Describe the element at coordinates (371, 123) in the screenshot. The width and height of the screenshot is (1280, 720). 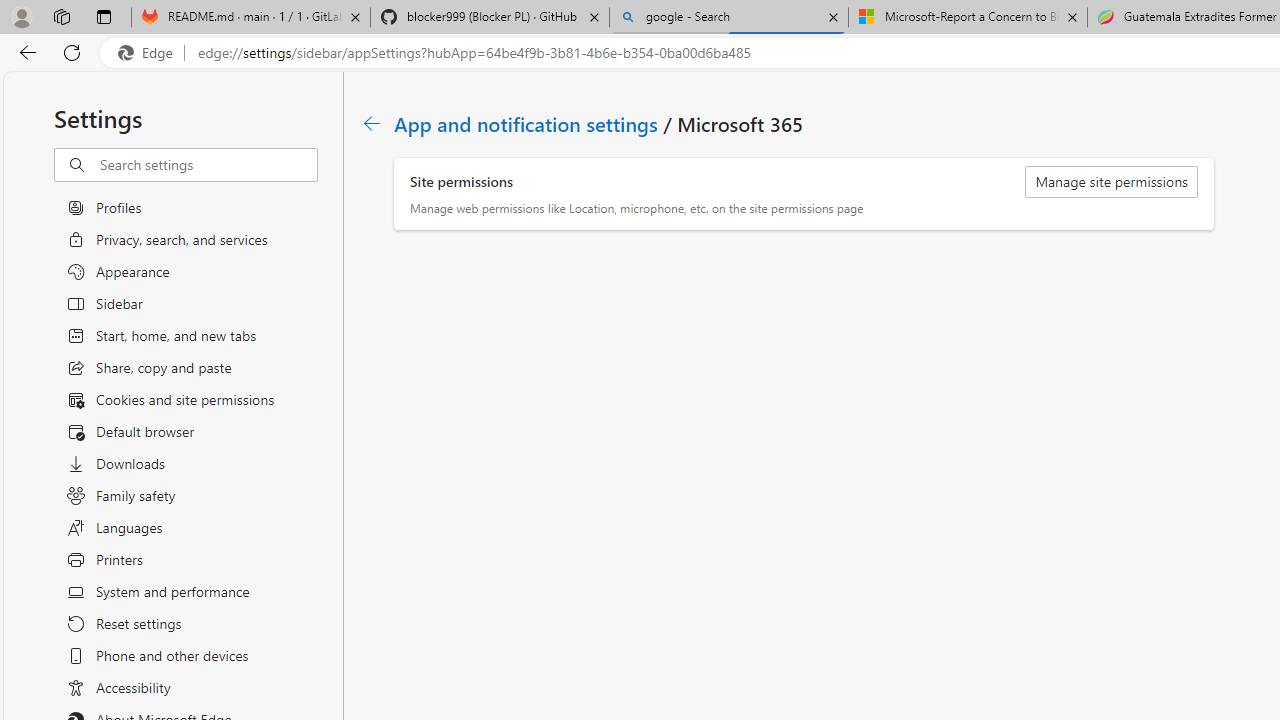
I see `'Class: c01182'` at that location.